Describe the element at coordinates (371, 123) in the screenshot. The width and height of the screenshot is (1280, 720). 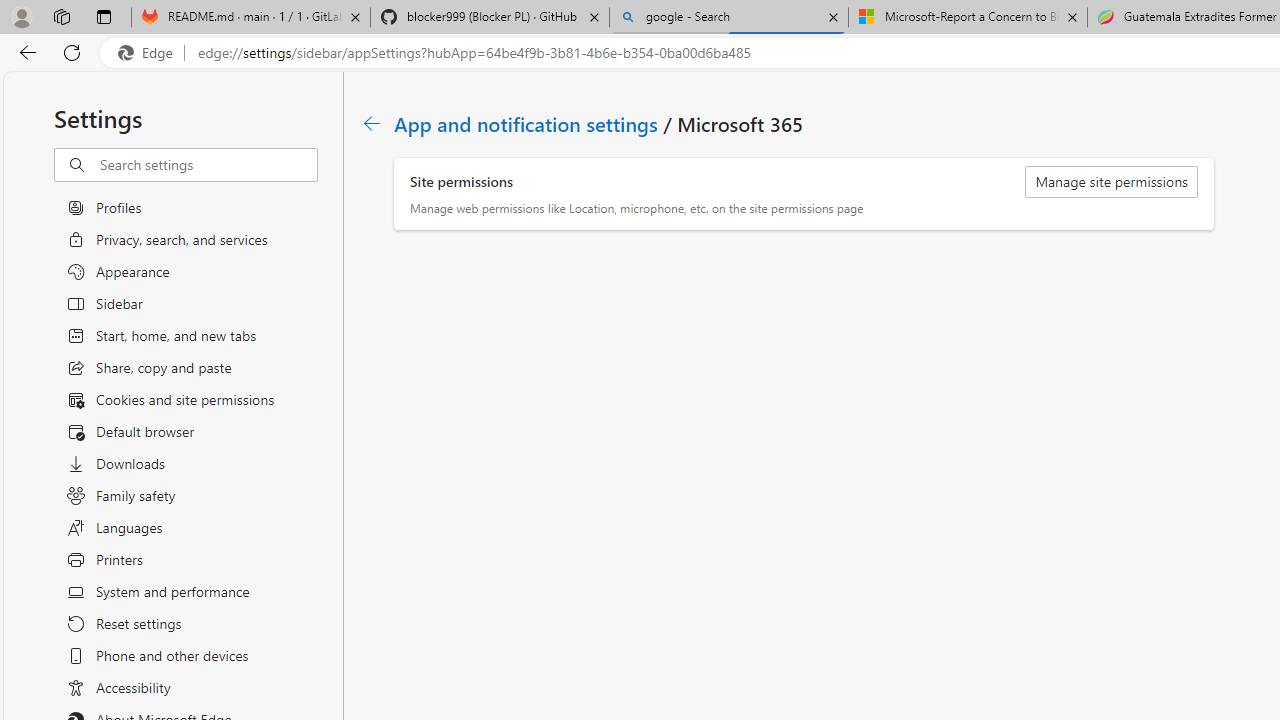
I see `'Class: c01182'` at that location.